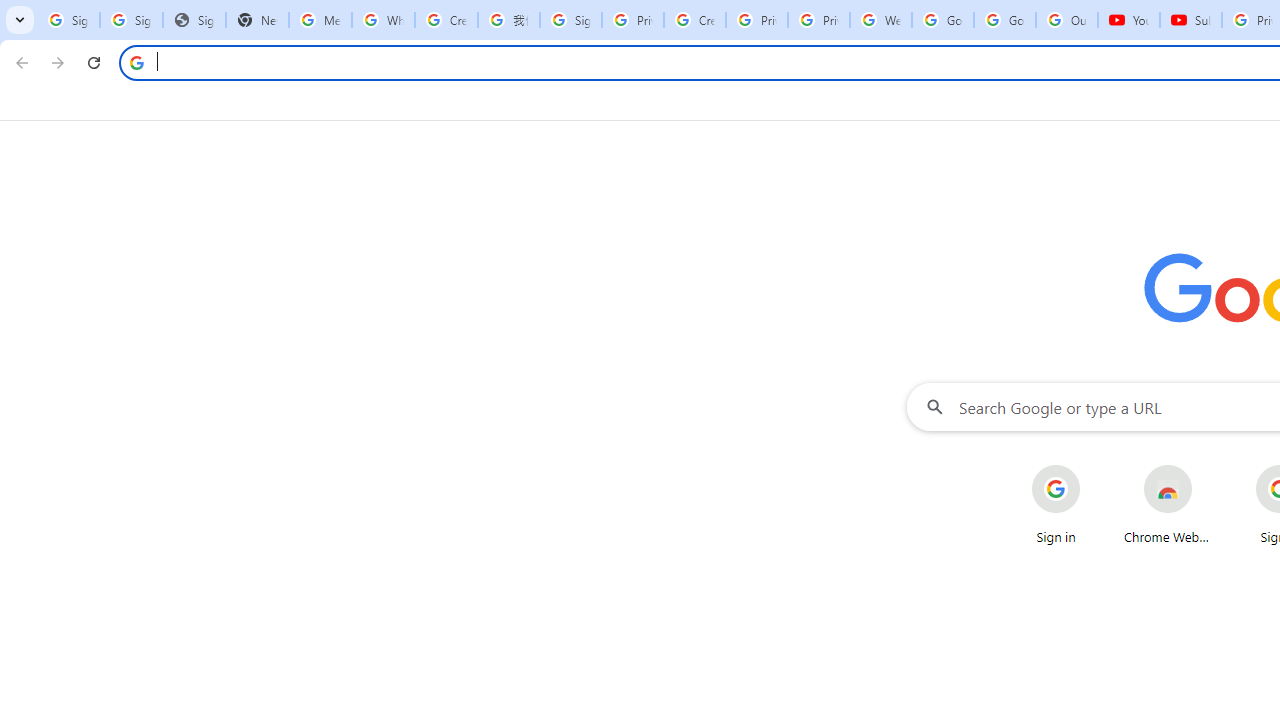 The width and height of the screenshot is (1280, 720). What do you see at coordinates (1191, 20) in the screenshot?
I see `'Subscriptions - YouTube'` at bounding box center [1191, 20].